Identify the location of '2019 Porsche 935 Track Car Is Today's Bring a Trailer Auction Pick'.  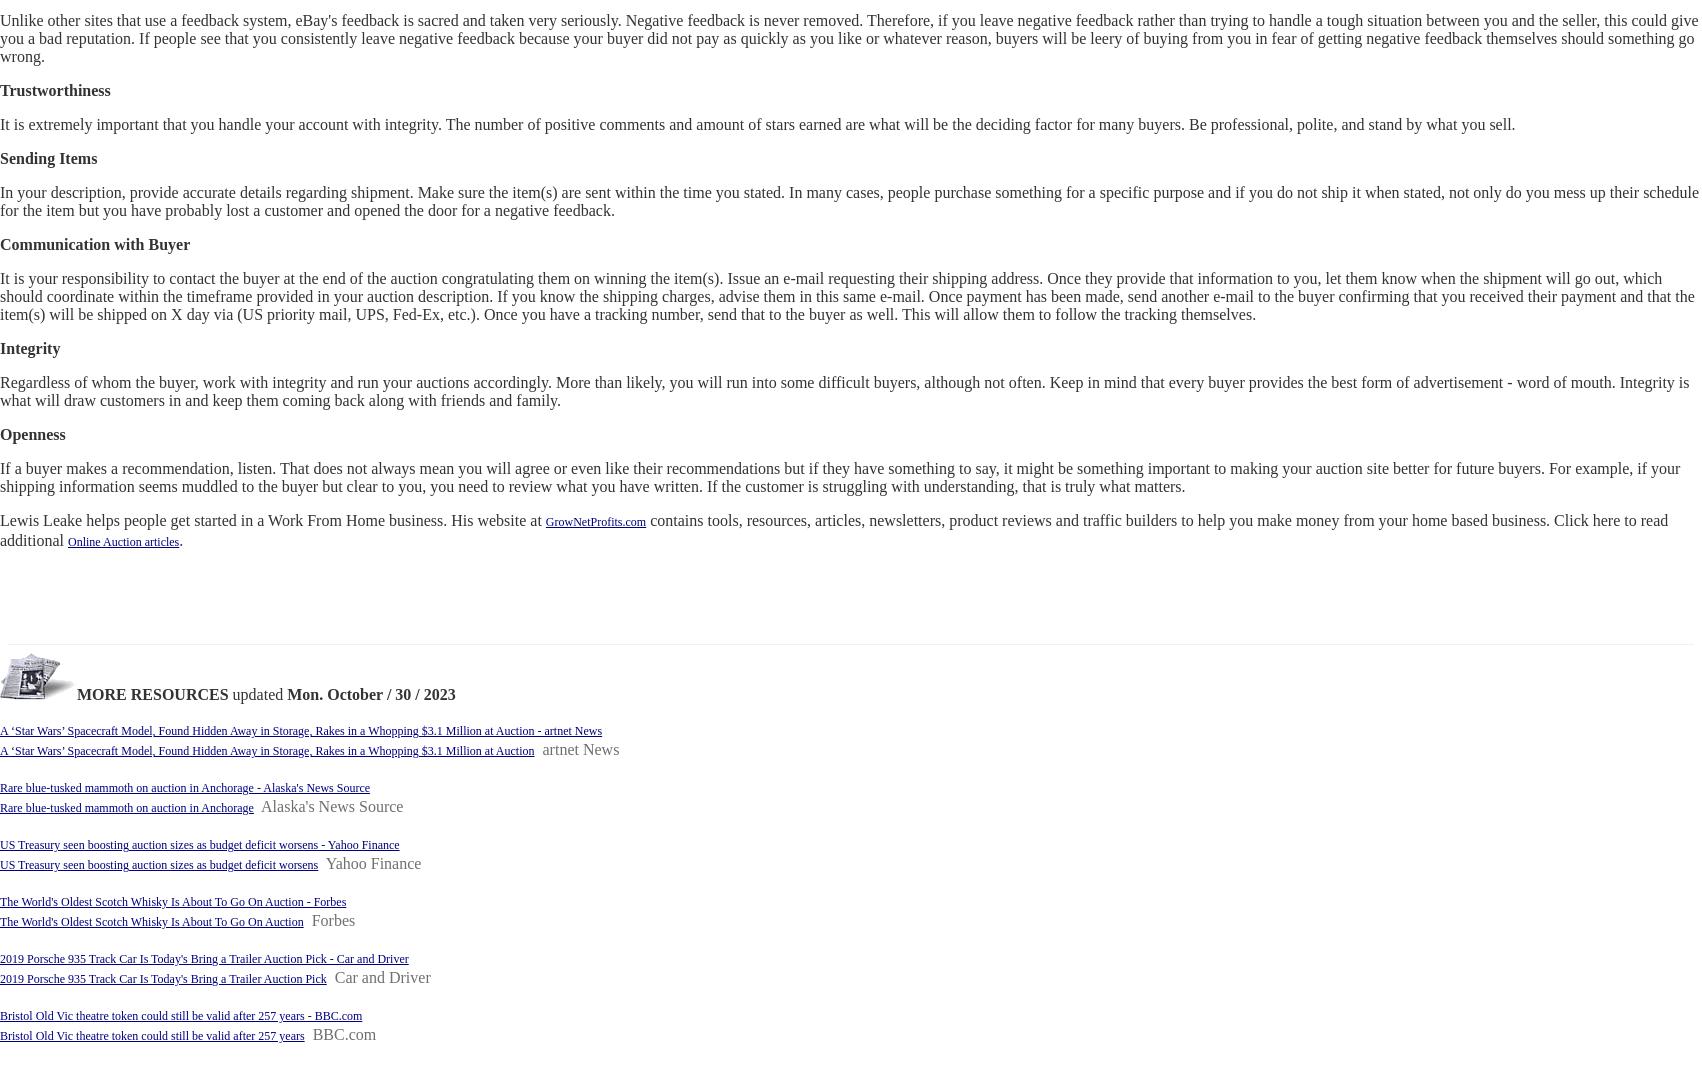
(0, 978).